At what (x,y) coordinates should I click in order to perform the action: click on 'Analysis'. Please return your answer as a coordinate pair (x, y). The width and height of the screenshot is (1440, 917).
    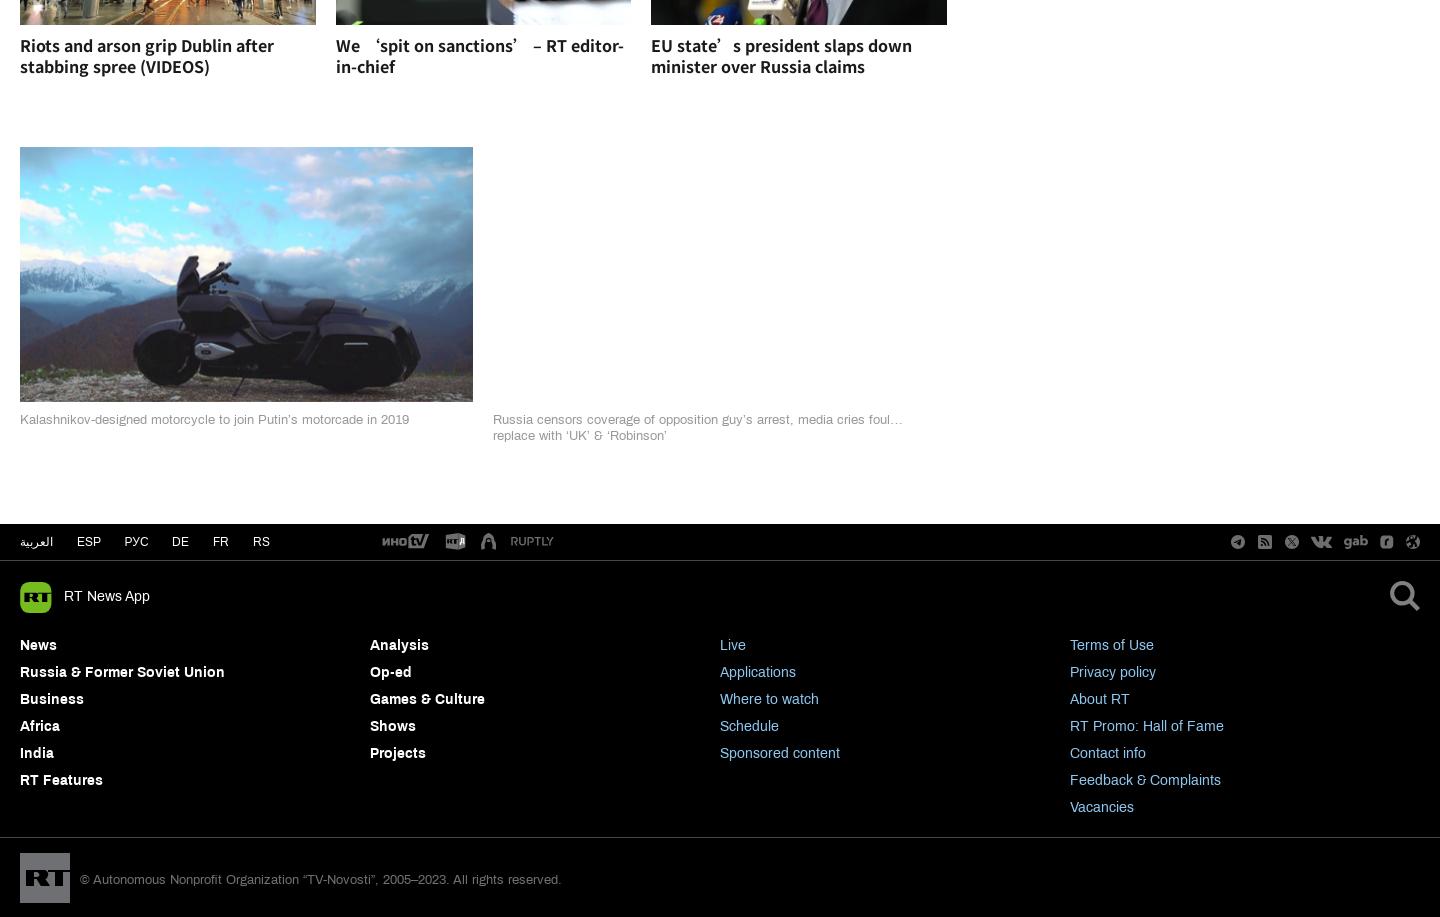
    Looking at the image, I should click on (398, 644).